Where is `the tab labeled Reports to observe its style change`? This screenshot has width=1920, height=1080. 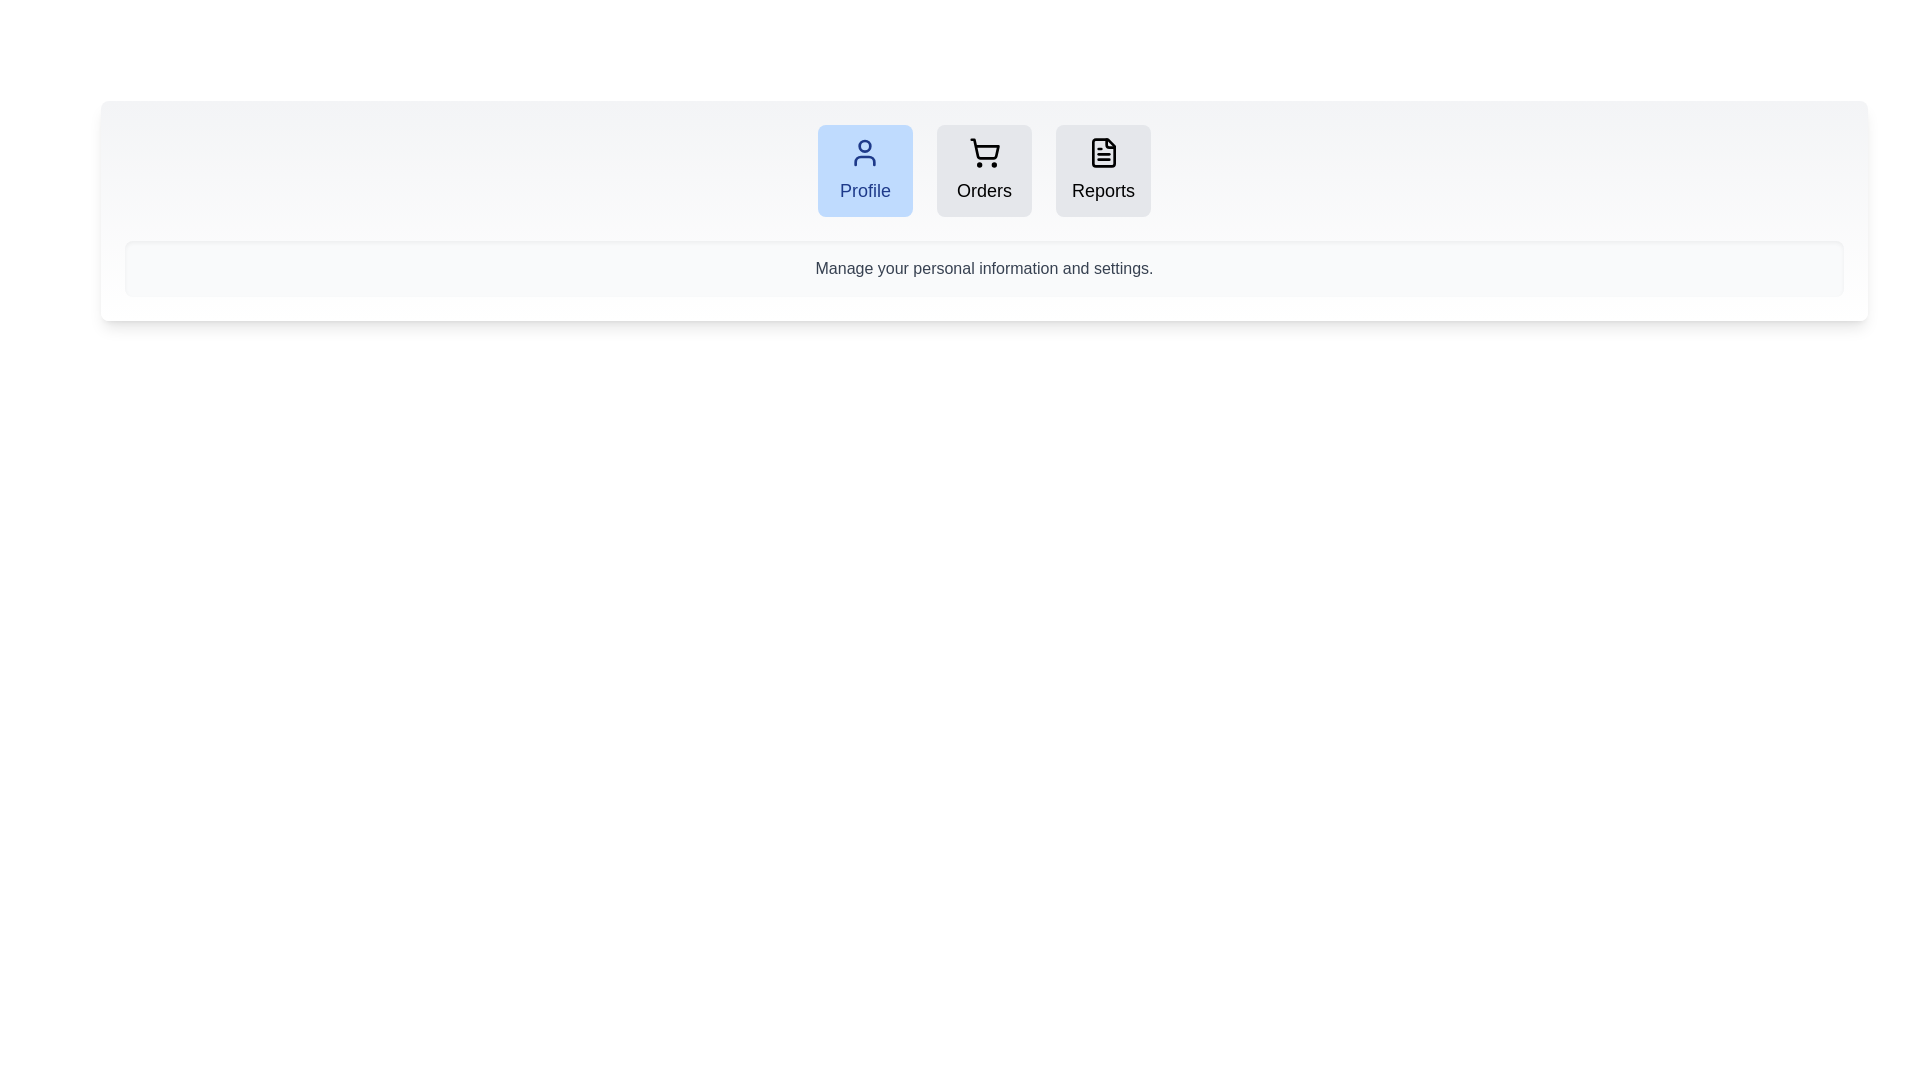 the tab labeled Reports to observe its style change is located at coordinates (1102, 169).